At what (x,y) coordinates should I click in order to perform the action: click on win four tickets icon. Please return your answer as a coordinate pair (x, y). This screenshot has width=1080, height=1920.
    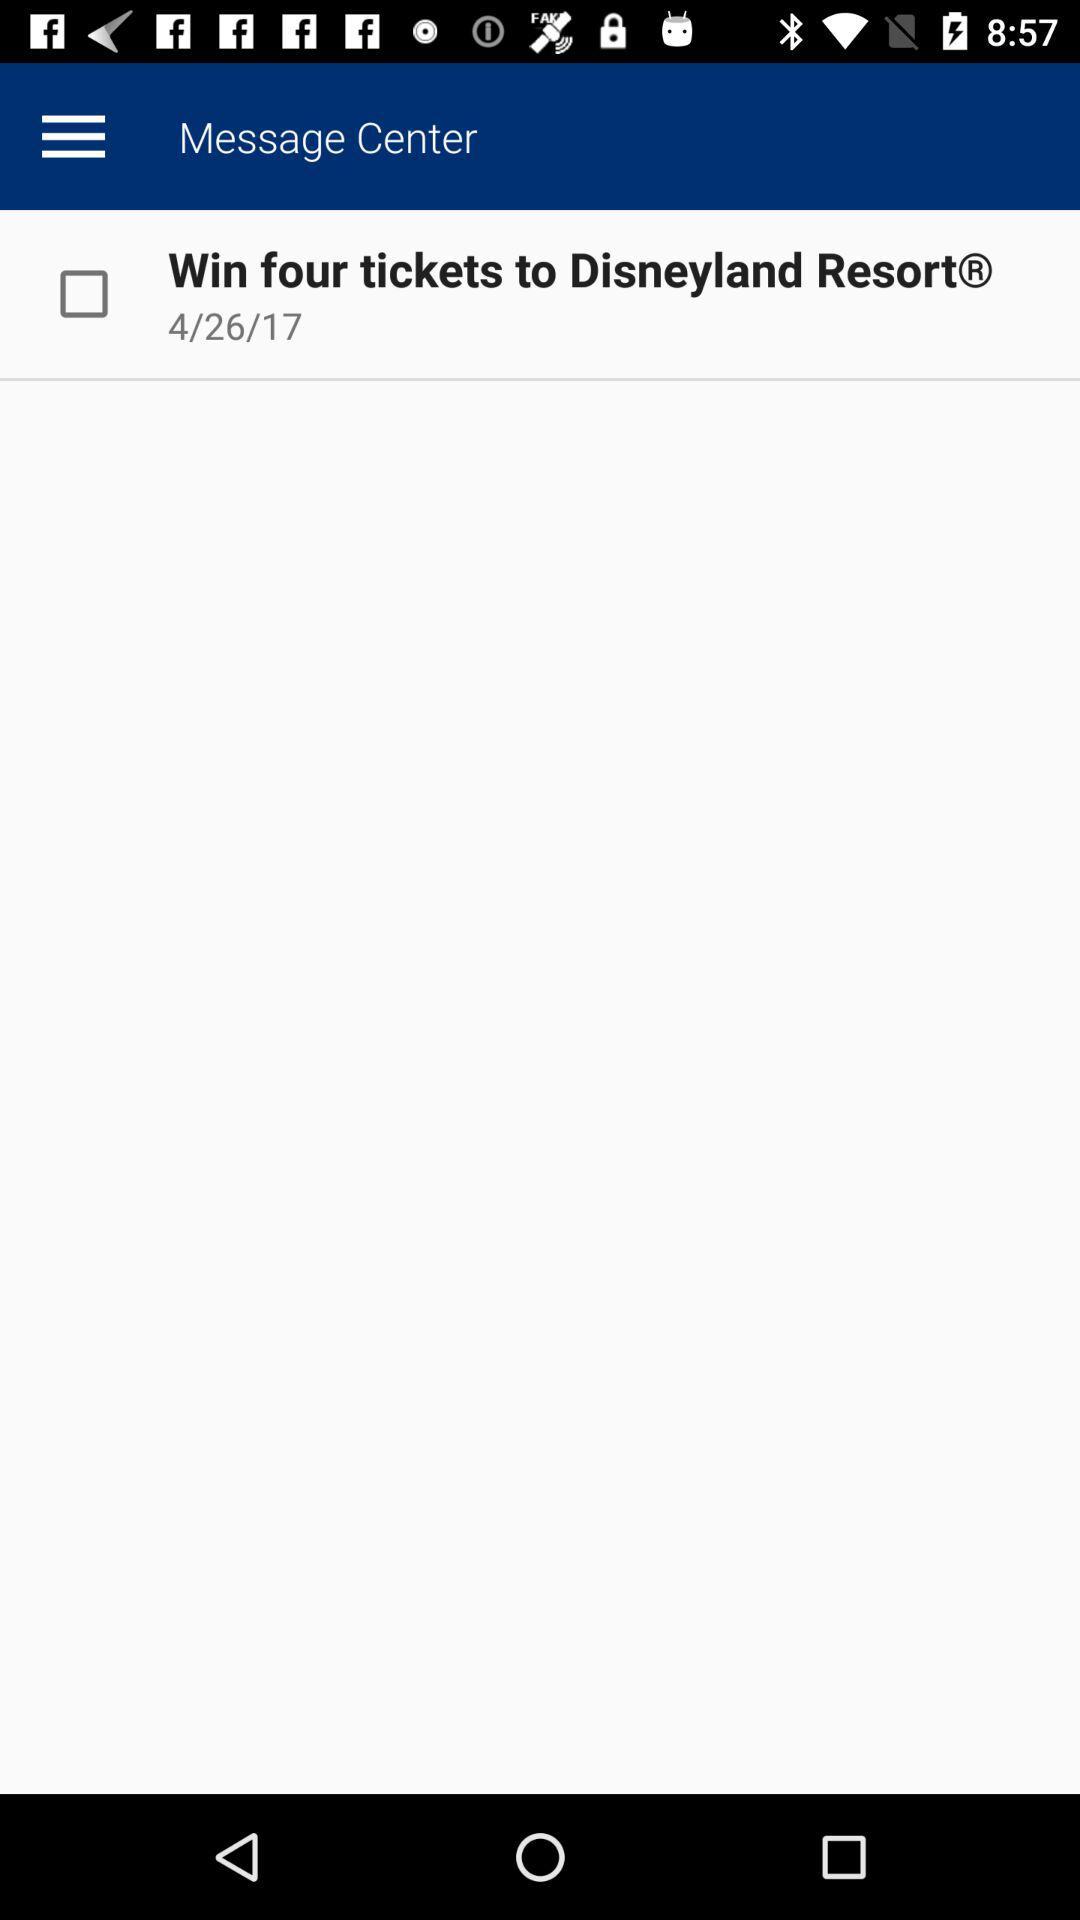
    Looking at the image, I should click on (580, 267).